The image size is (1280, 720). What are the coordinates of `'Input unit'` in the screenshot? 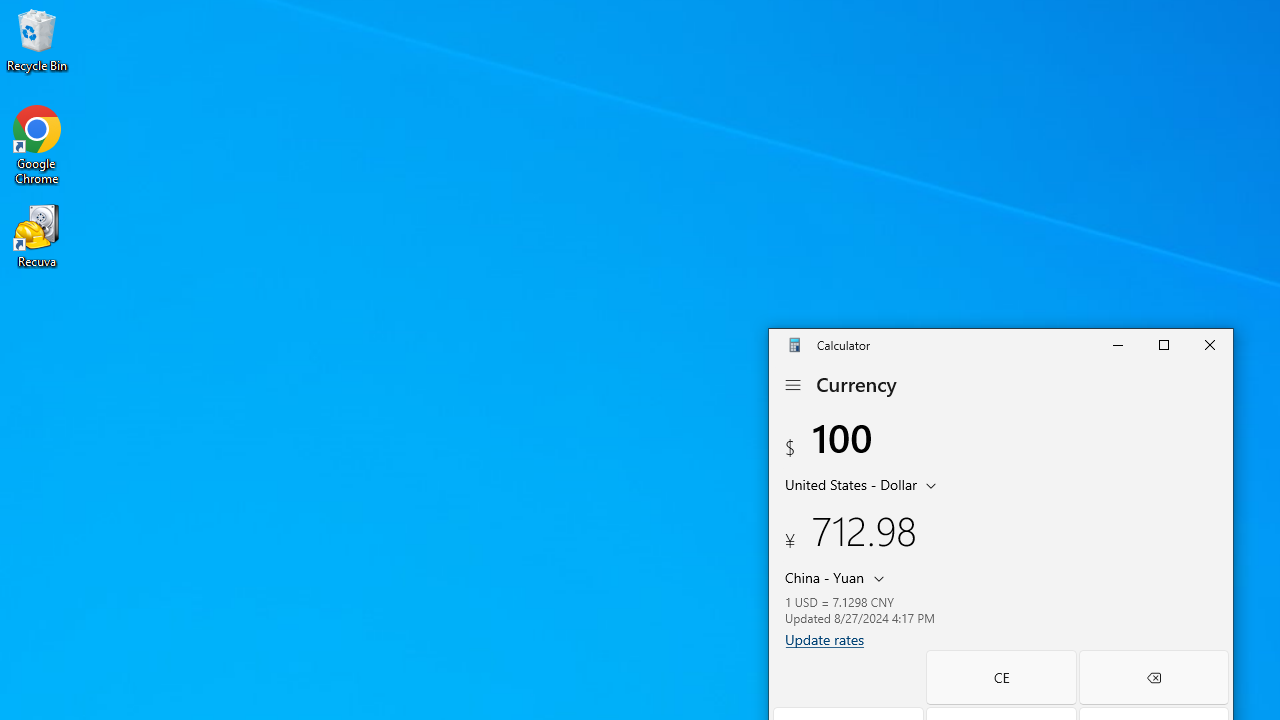 It's located at (864, 483).